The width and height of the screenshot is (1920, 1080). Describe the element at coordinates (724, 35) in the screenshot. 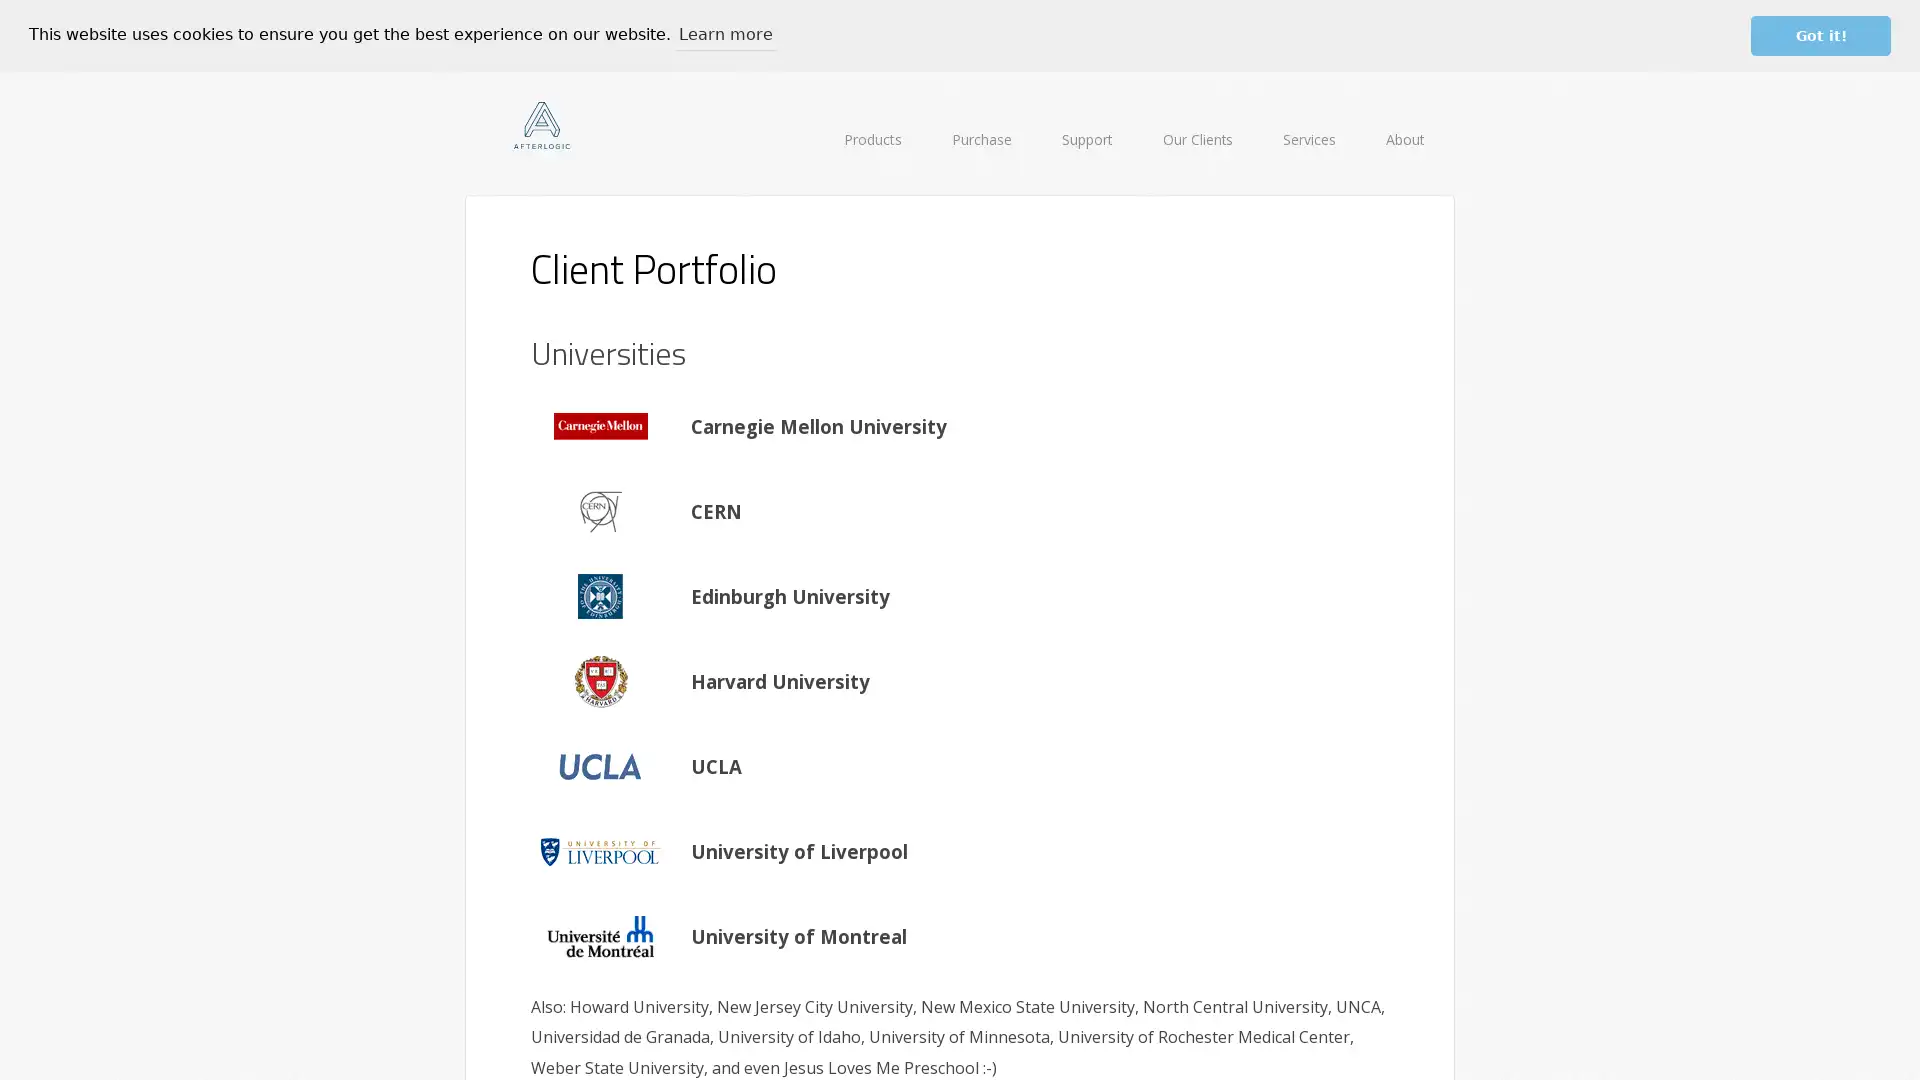

I see `learn more about cookies` at that location.